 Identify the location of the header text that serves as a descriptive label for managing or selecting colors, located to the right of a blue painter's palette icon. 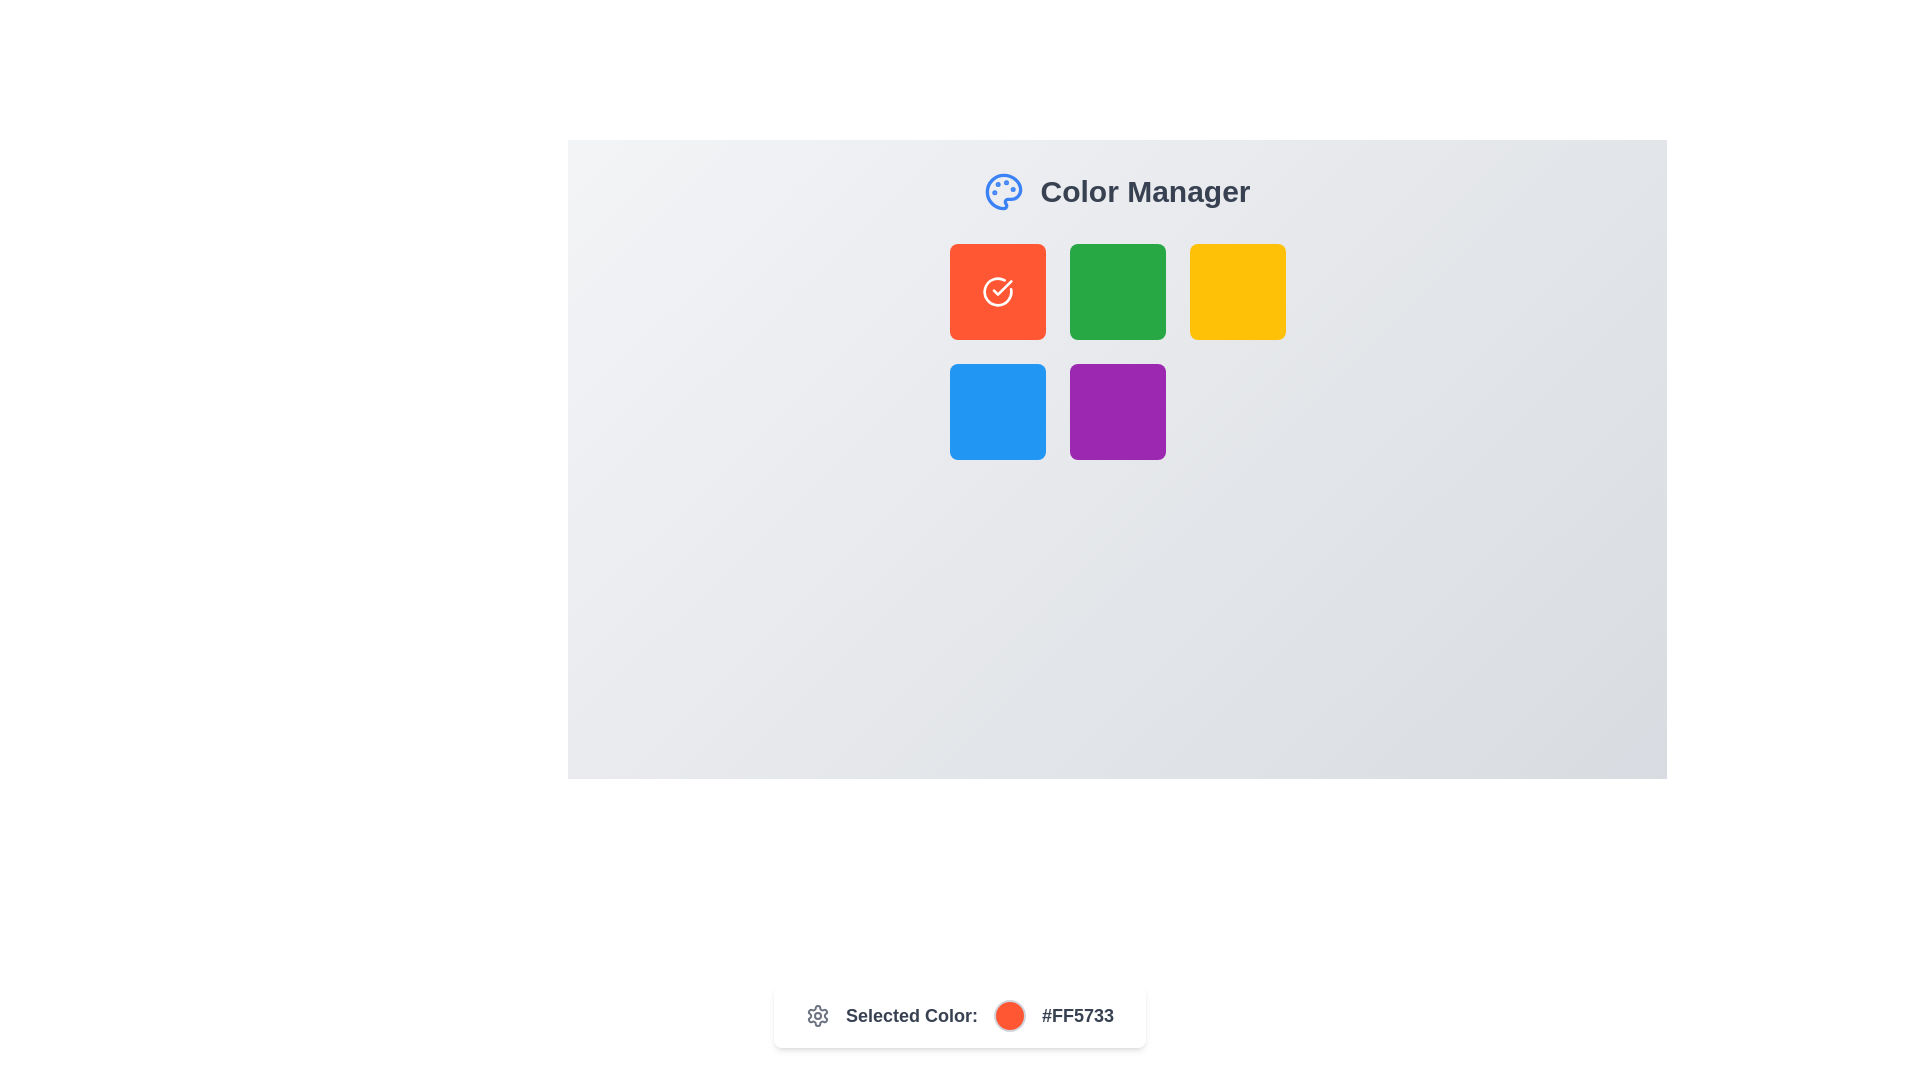
(1145, 192).